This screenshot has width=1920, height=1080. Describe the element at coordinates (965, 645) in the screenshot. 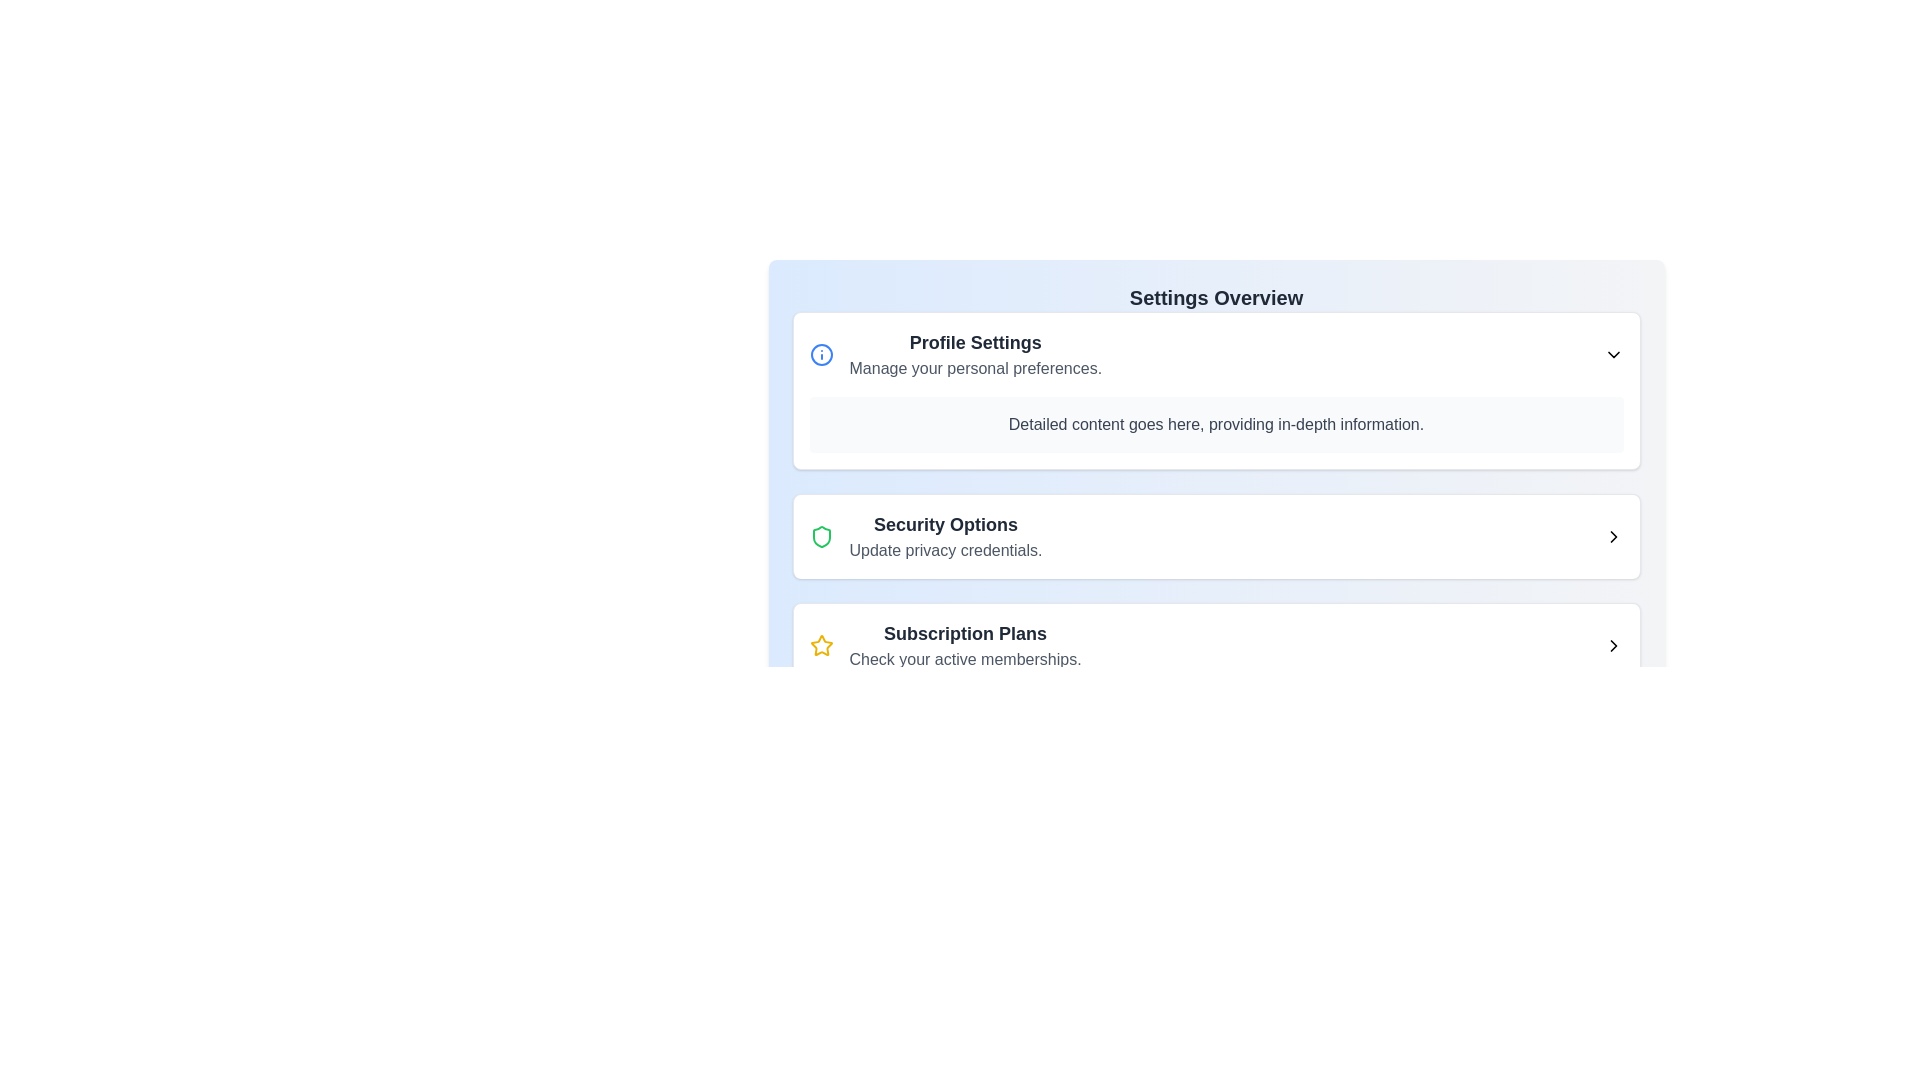

I see `the informational text group located under the header 'Settings Overview', which describes subscription options and is the third item in a vertical stack, with a yellow star icon to its left` at that location.